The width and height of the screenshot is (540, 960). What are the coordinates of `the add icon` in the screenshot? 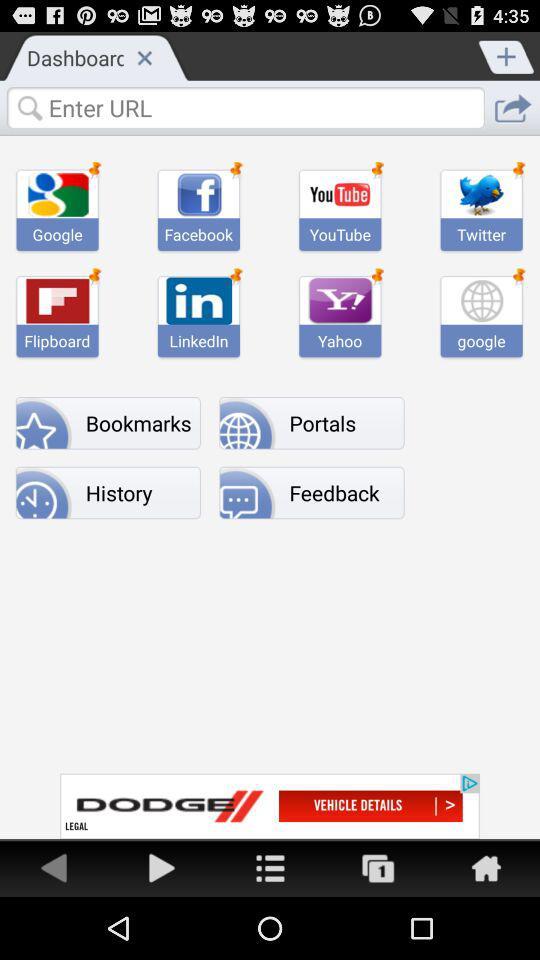 It's located at (507, 58).